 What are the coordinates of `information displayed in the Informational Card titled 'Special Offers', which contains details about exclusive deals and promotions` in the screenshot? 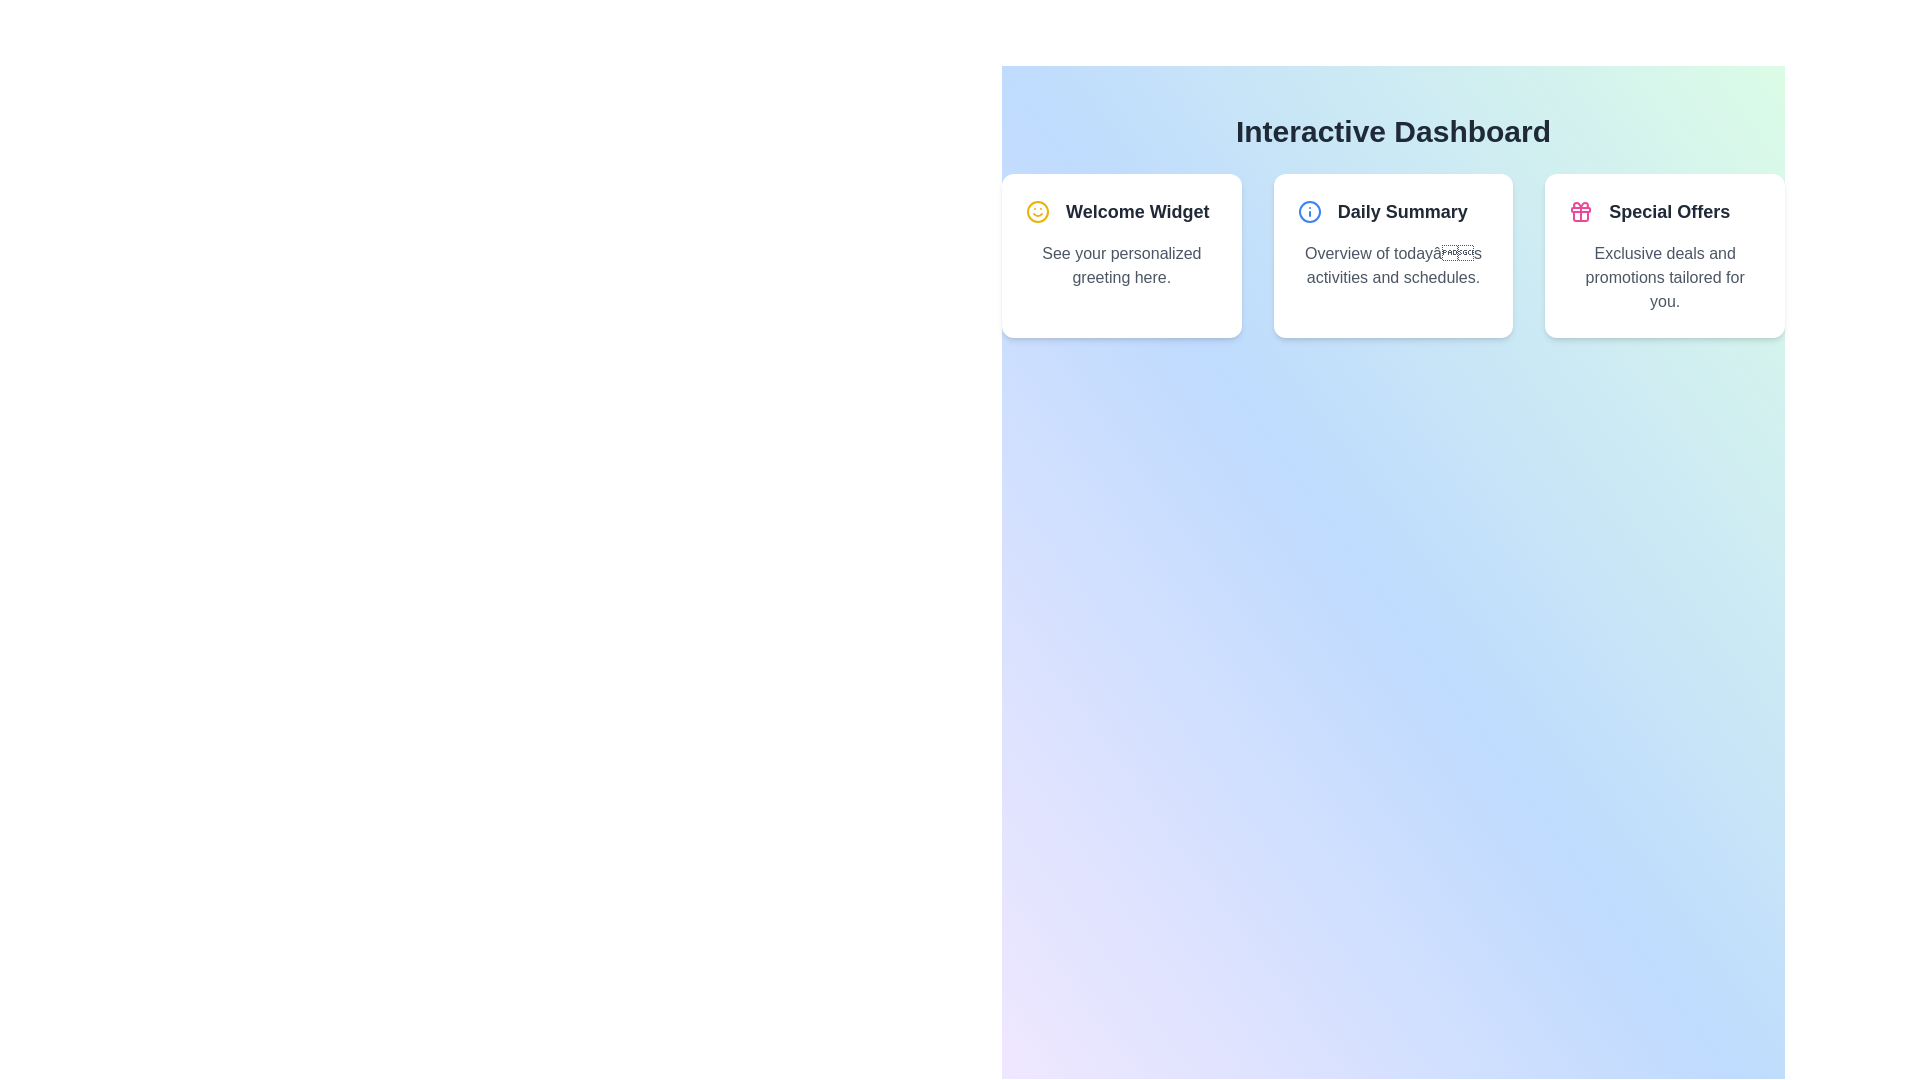 It's located at (1665, 254).